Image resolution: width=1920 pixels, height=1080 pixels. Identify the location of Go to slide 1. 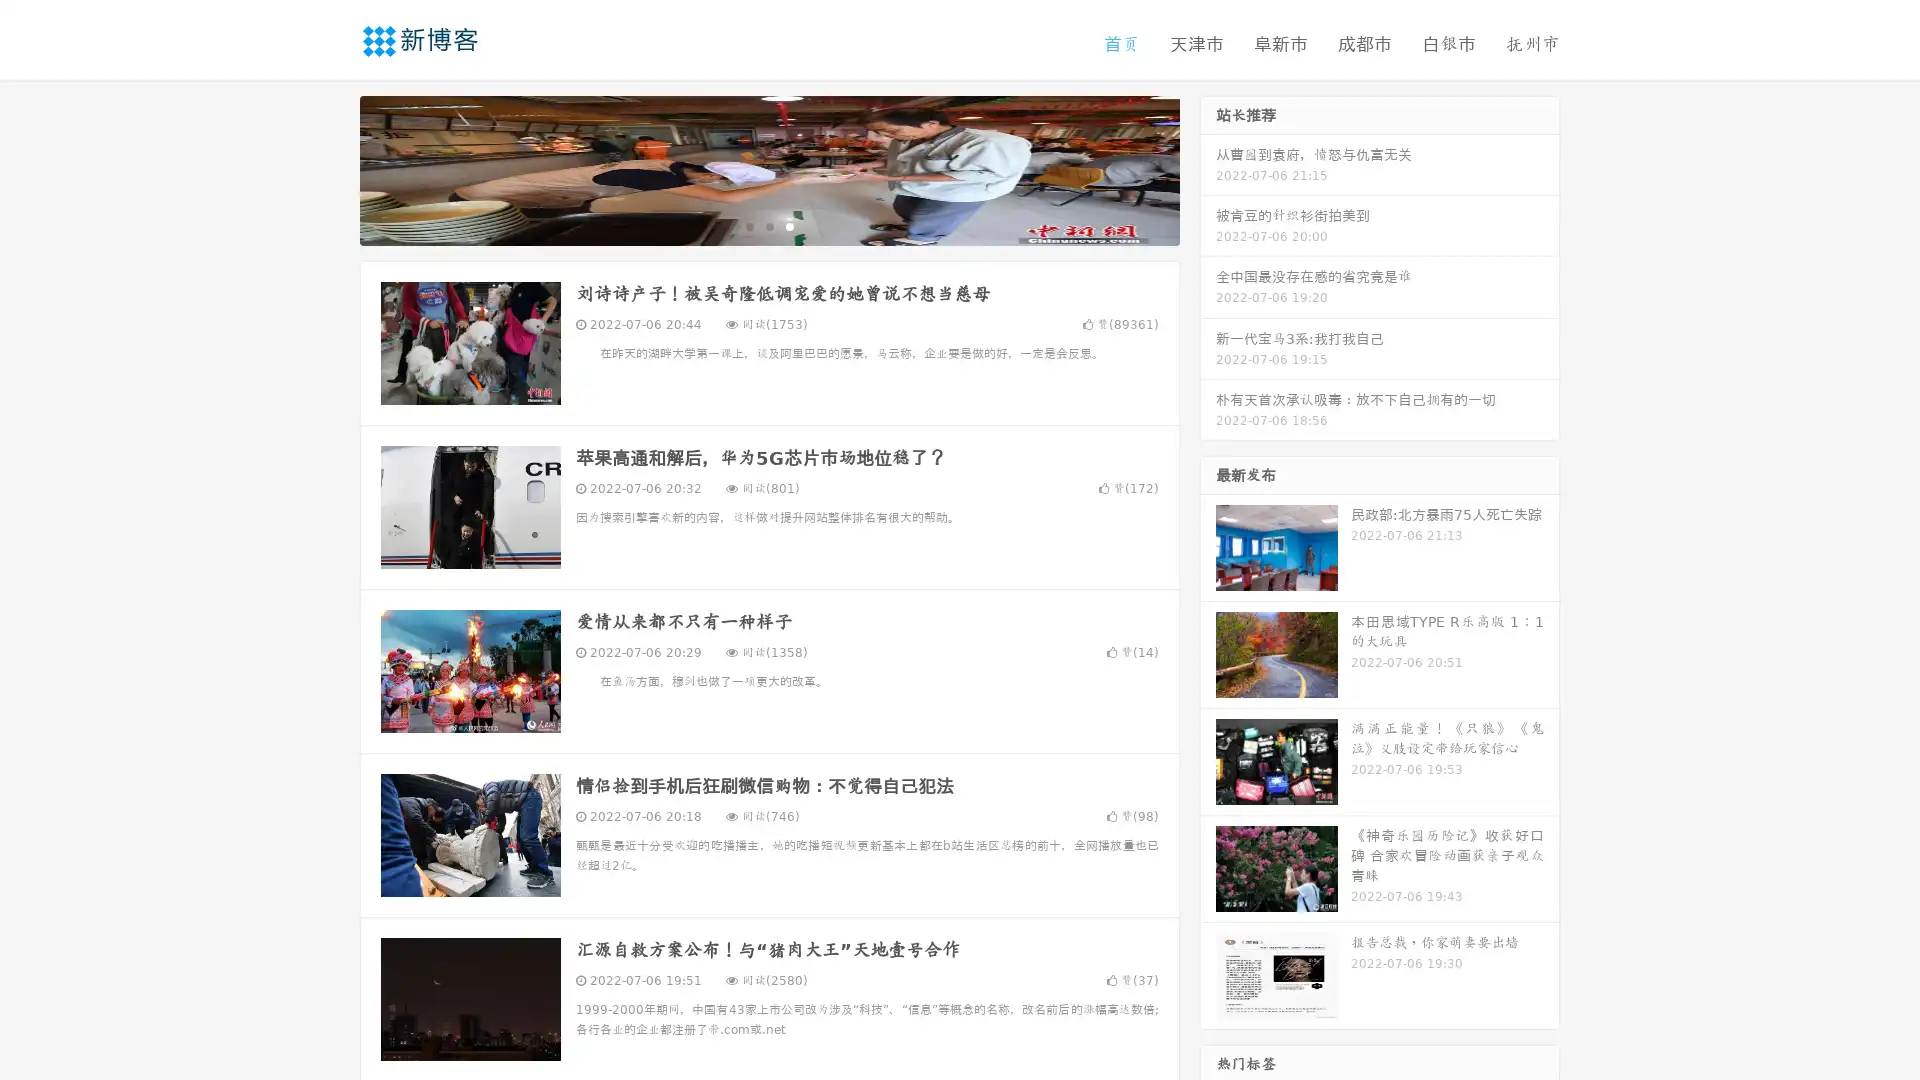
(748, 225).